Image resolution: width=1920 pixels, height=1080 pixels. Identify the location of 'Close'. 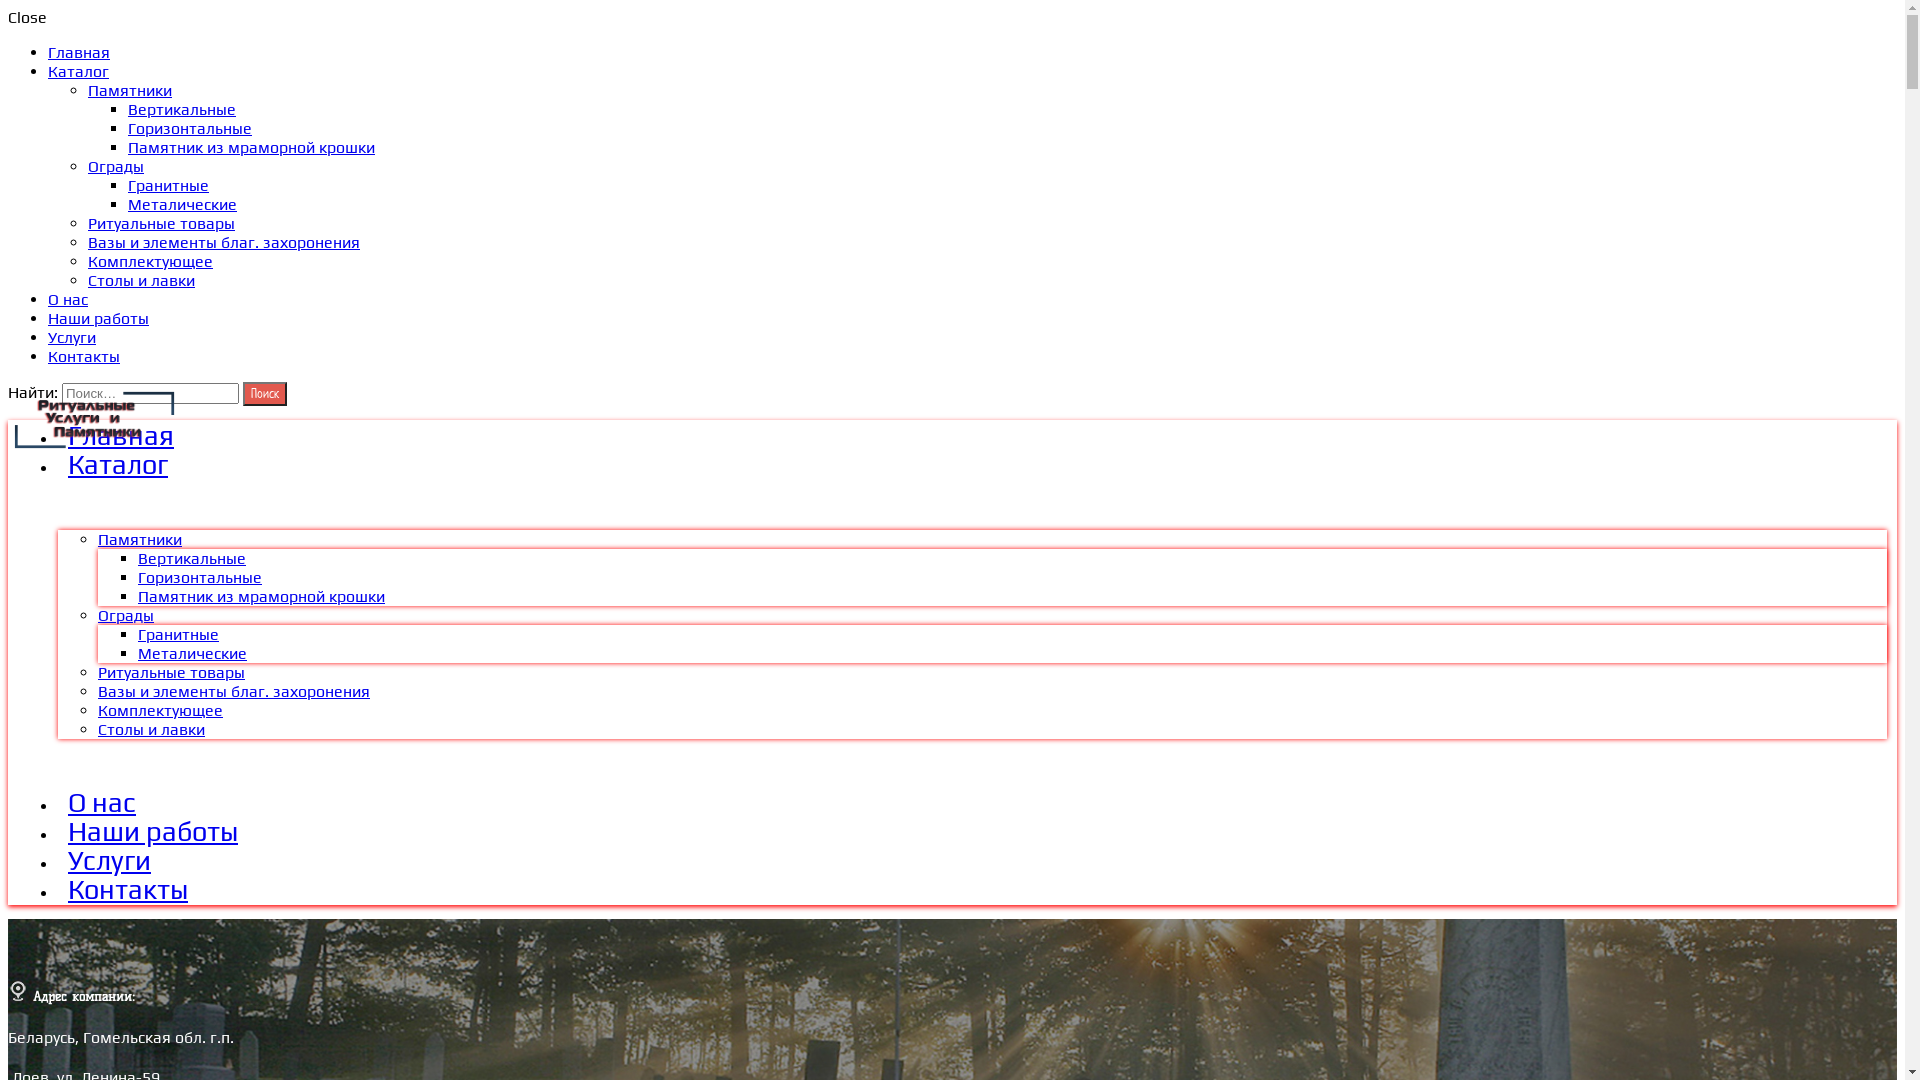
(8, 17).